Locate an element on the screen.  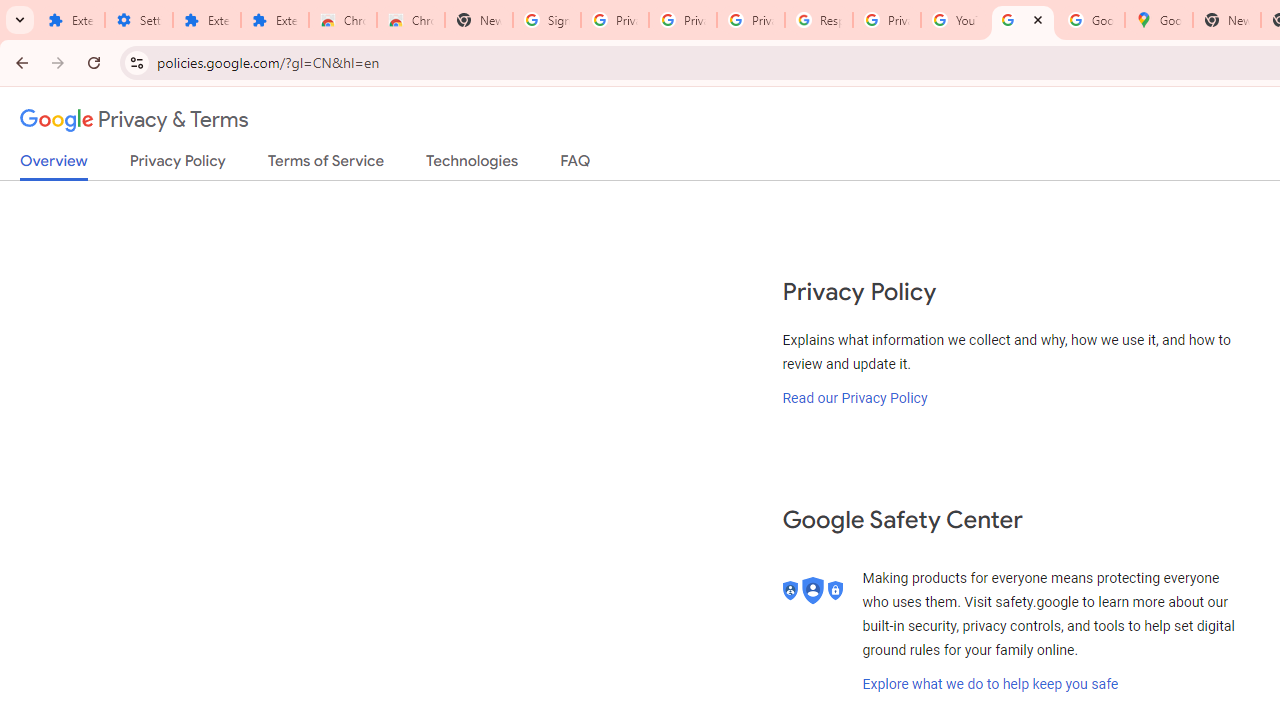
'Explore what we do to help keep you safe' is located at coordinates (990, 683).